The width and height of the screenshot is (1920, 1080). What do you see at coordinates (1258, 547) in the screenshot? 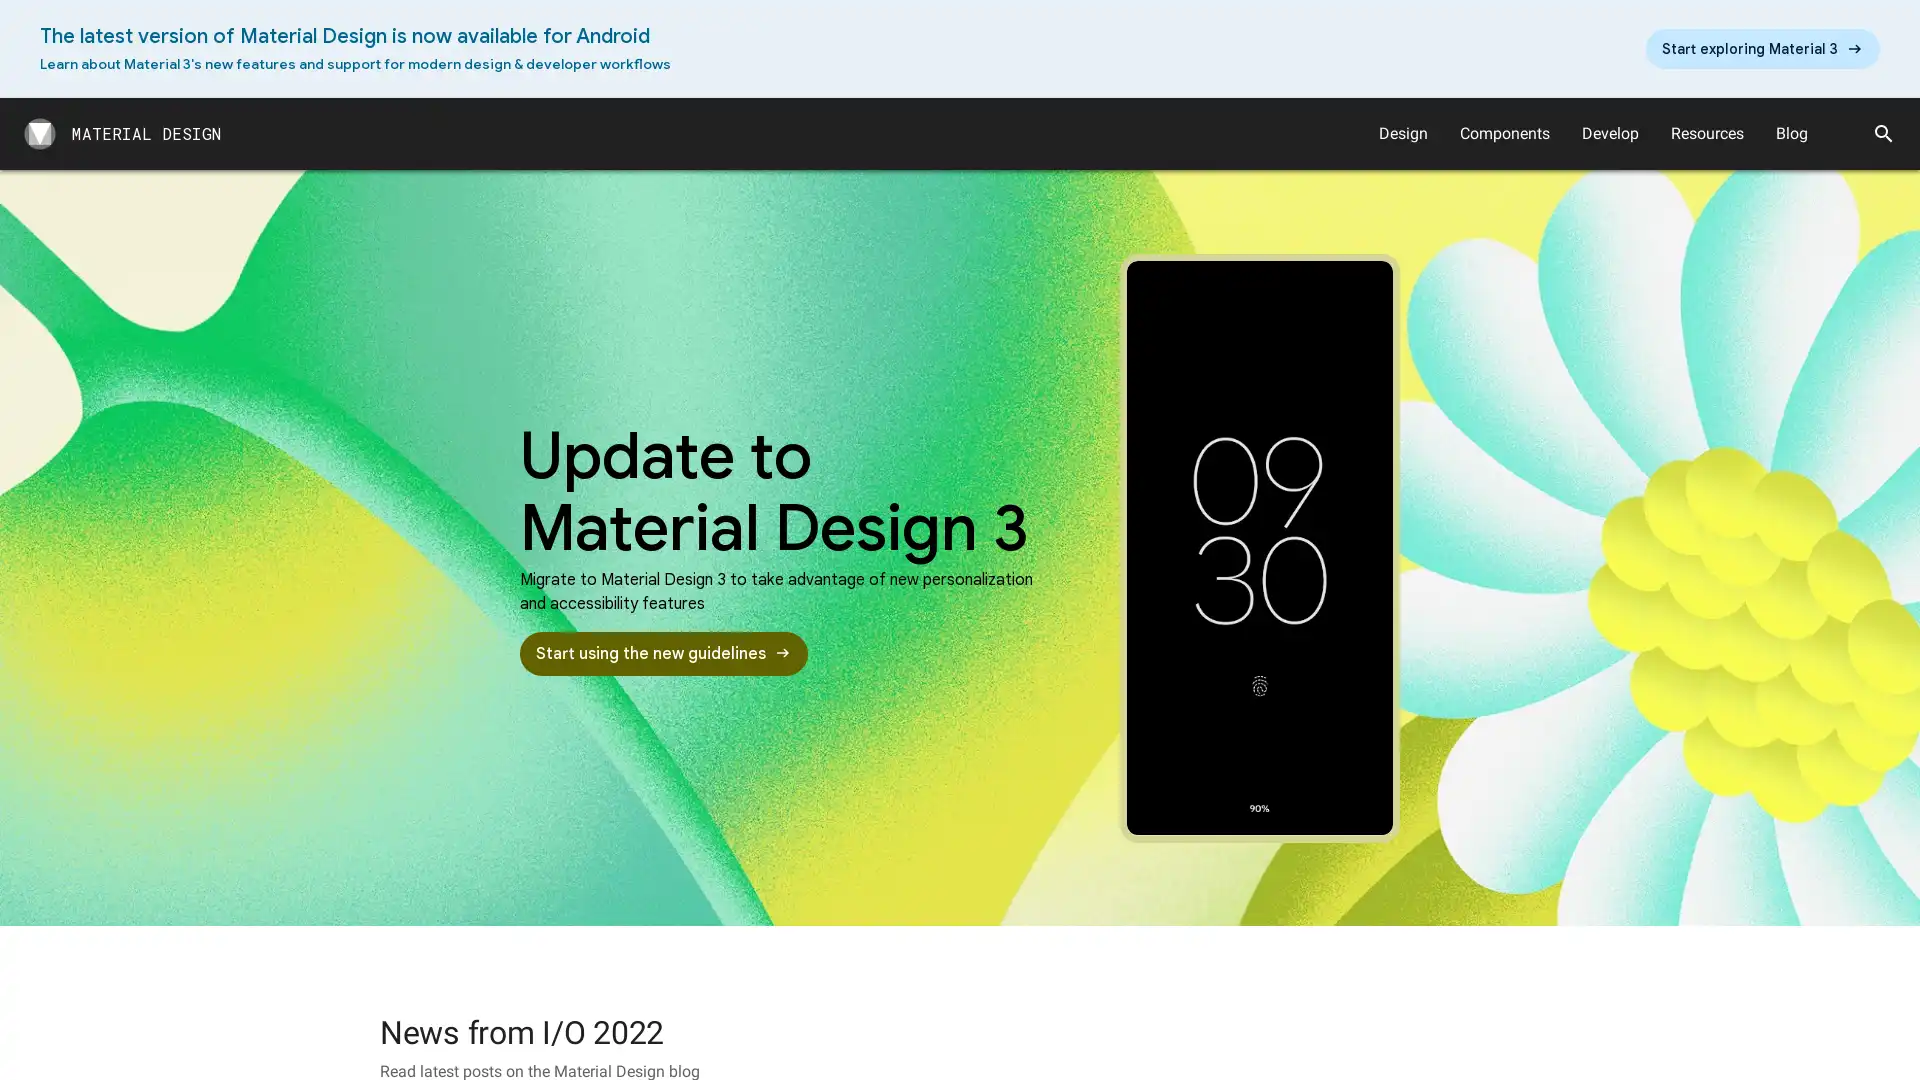
I see `pause video` at bounding box center [1258, 547].